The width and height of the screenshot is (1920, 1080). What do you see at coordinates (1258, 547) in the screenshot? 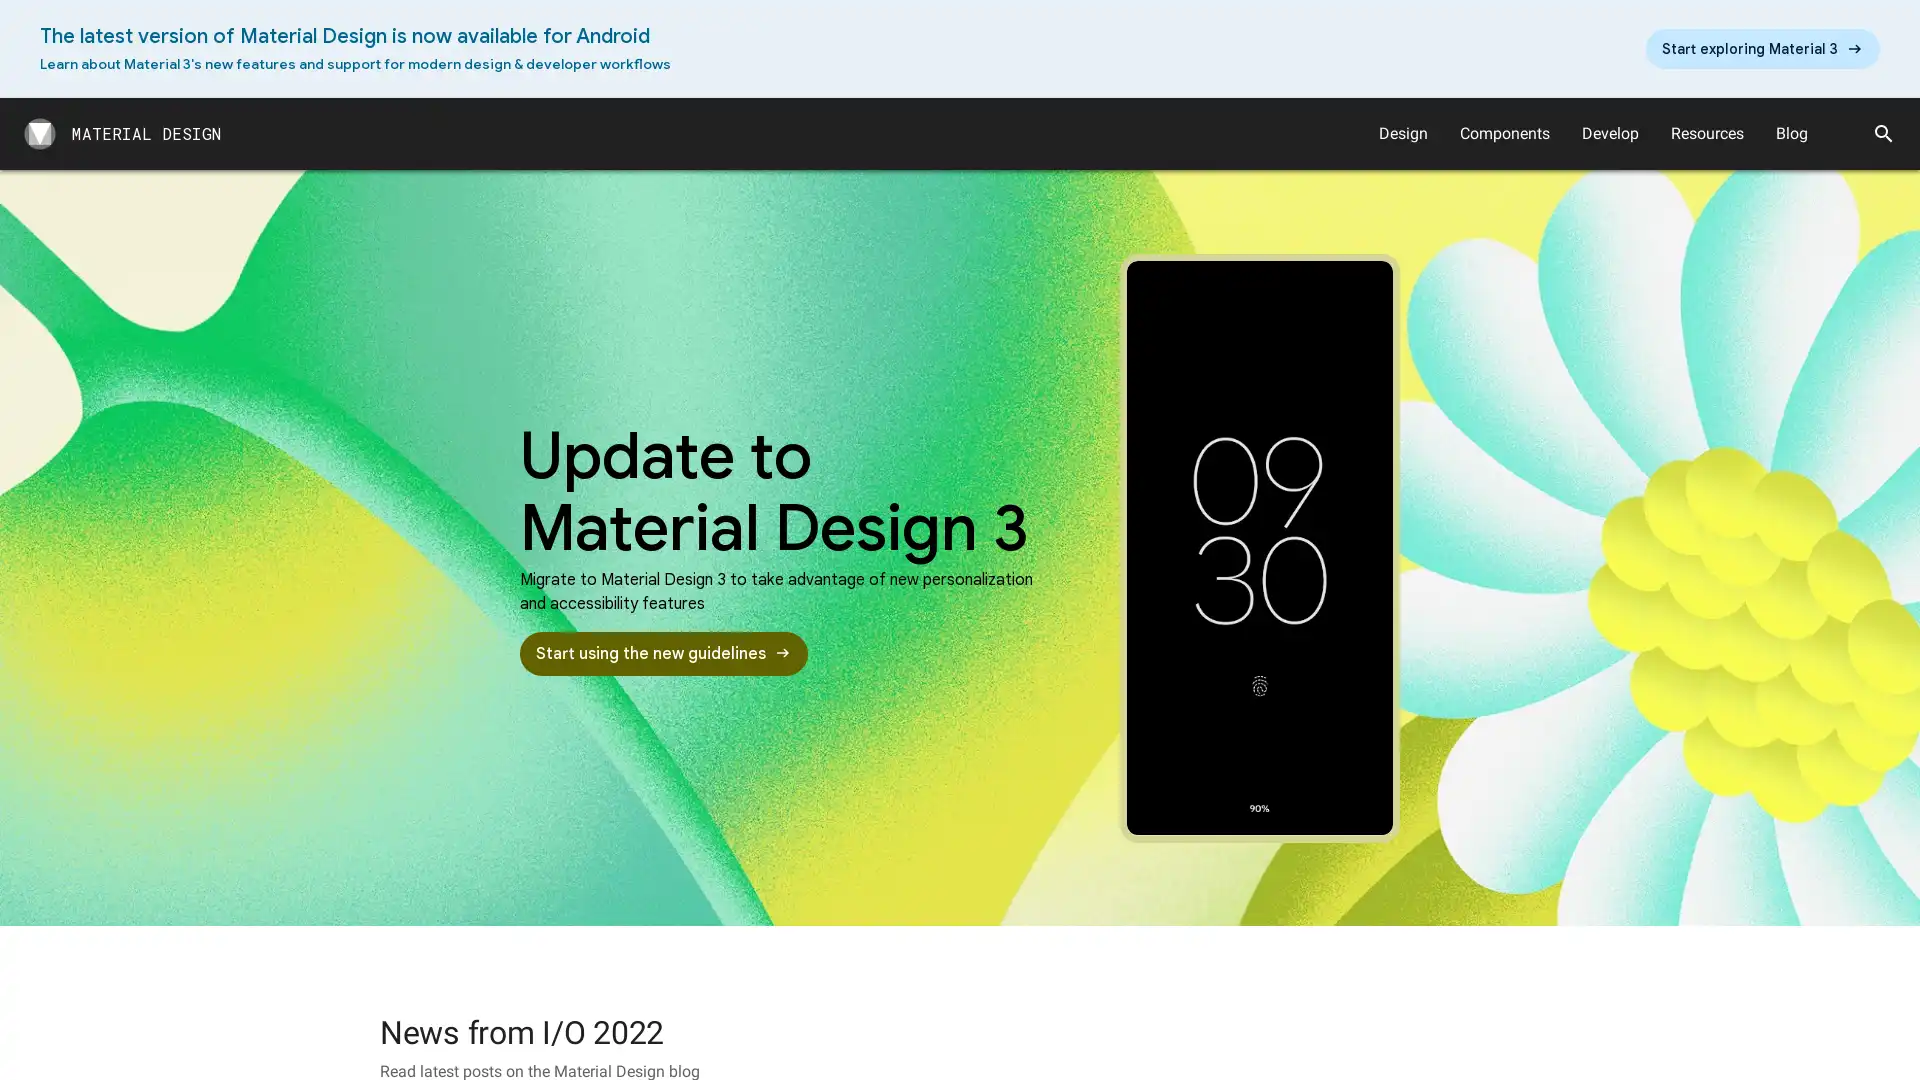
I see `pause video` at bounding box center [1258, 547].